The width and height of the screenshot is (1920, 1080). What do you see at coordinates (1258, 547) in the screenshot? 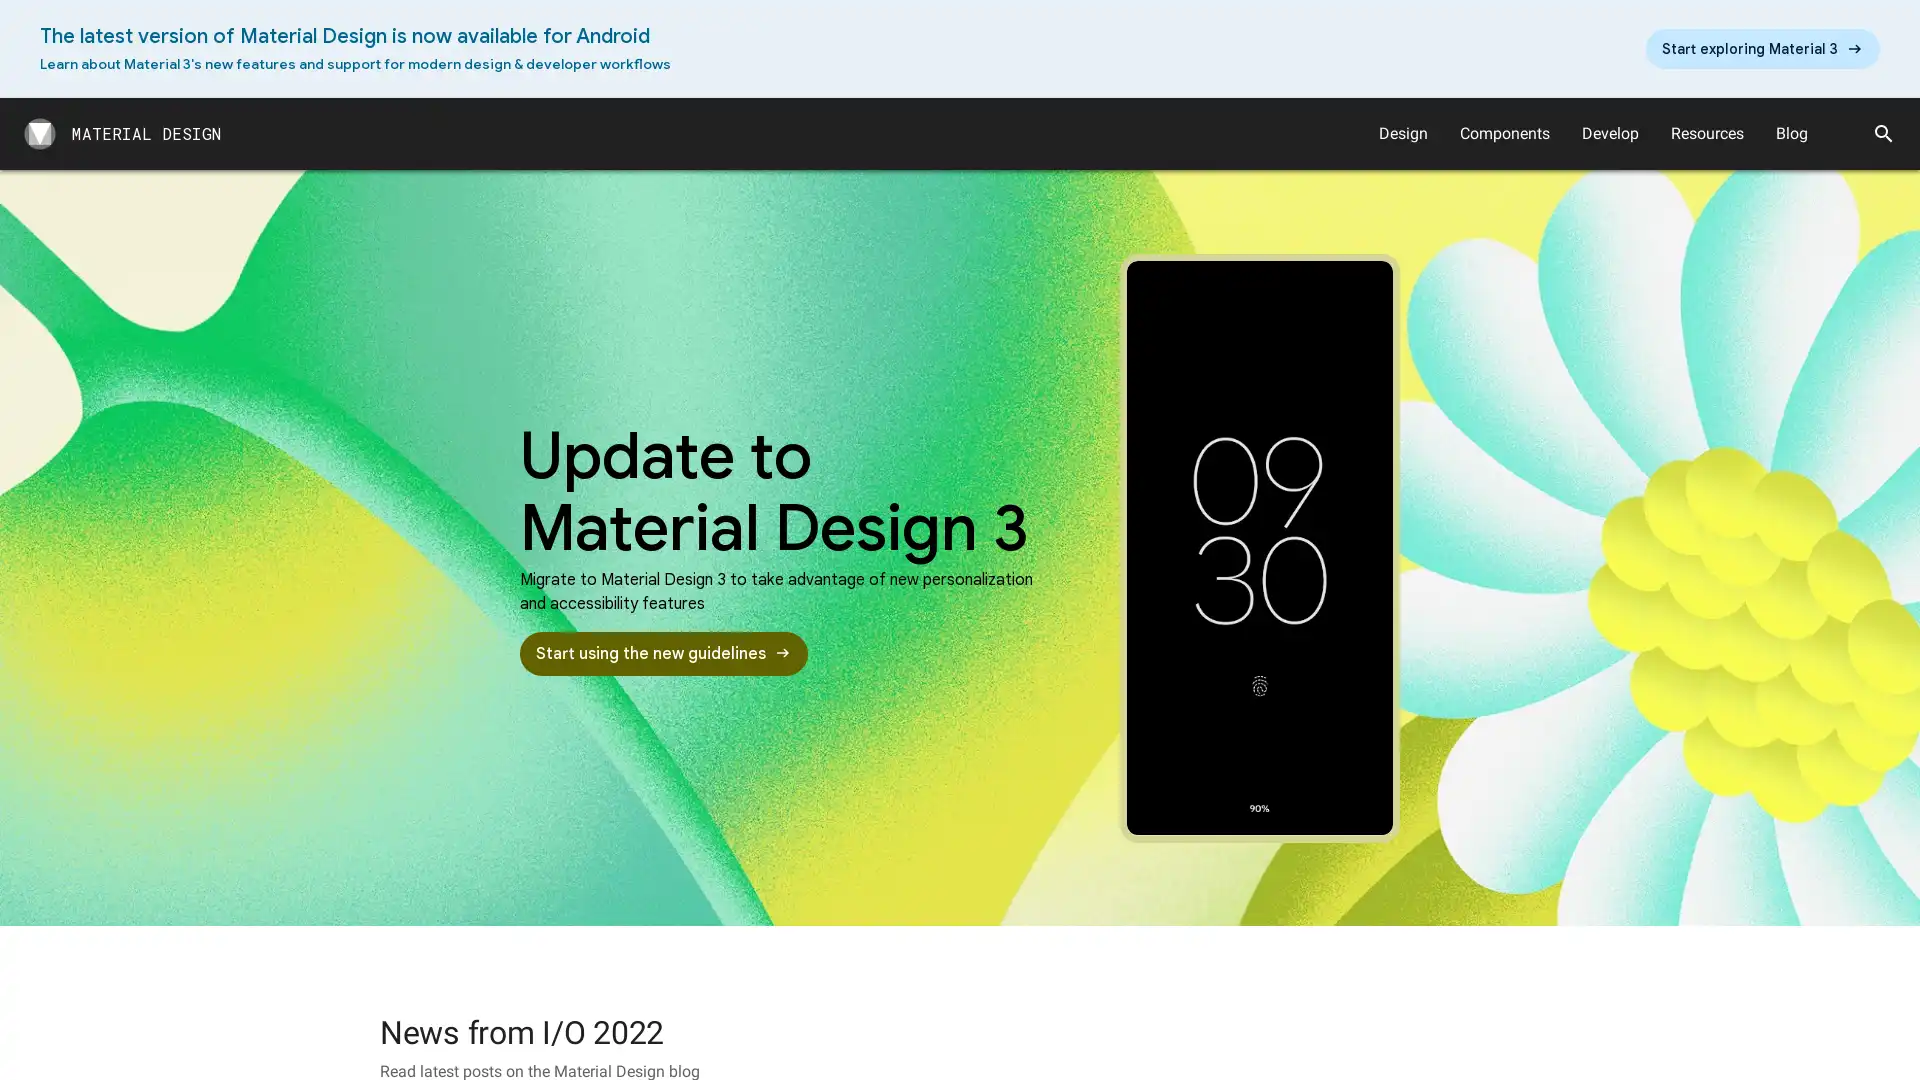
I see `pause video` at bounding box center [1258, 547].